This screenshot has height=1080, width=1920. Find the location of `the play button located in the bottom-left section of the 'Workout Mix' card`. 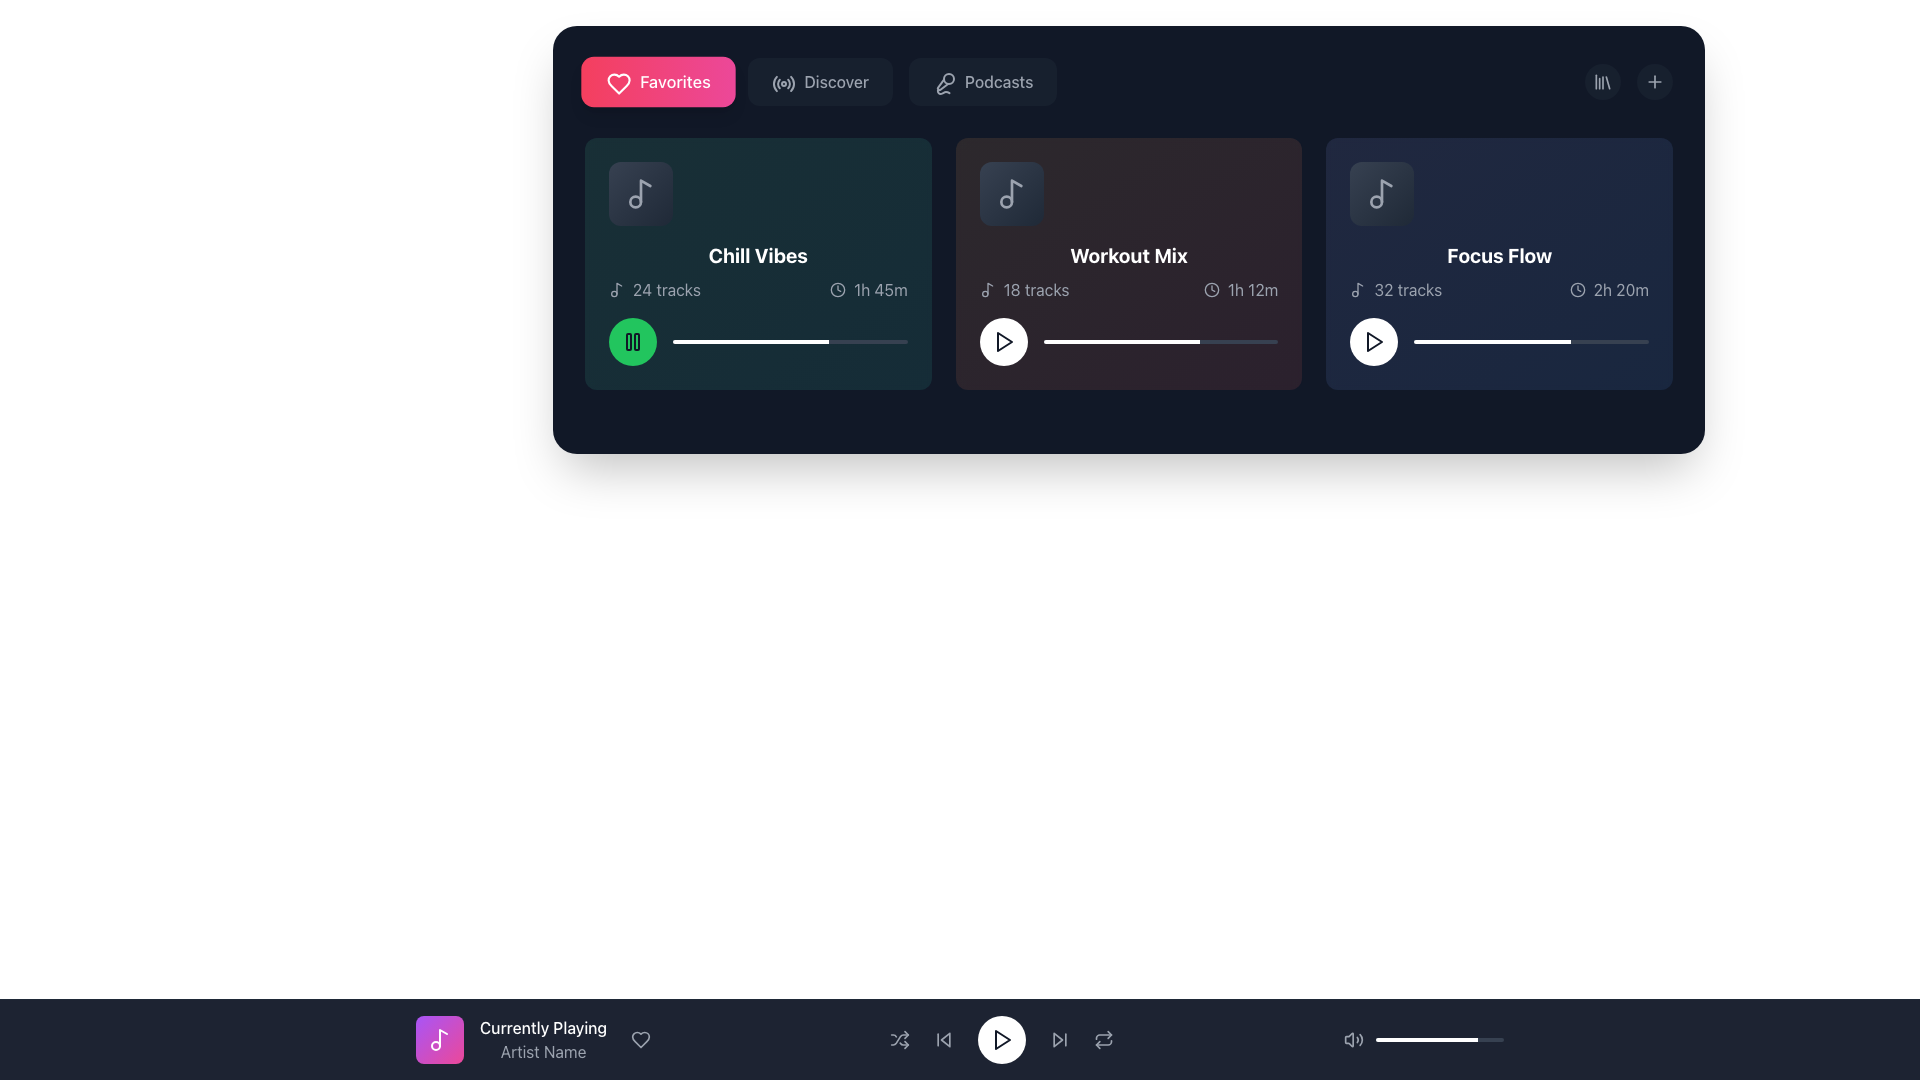

the play button located in the bottom-left section of the 'Workout Mix' card is located at coordinates (1004, 341).